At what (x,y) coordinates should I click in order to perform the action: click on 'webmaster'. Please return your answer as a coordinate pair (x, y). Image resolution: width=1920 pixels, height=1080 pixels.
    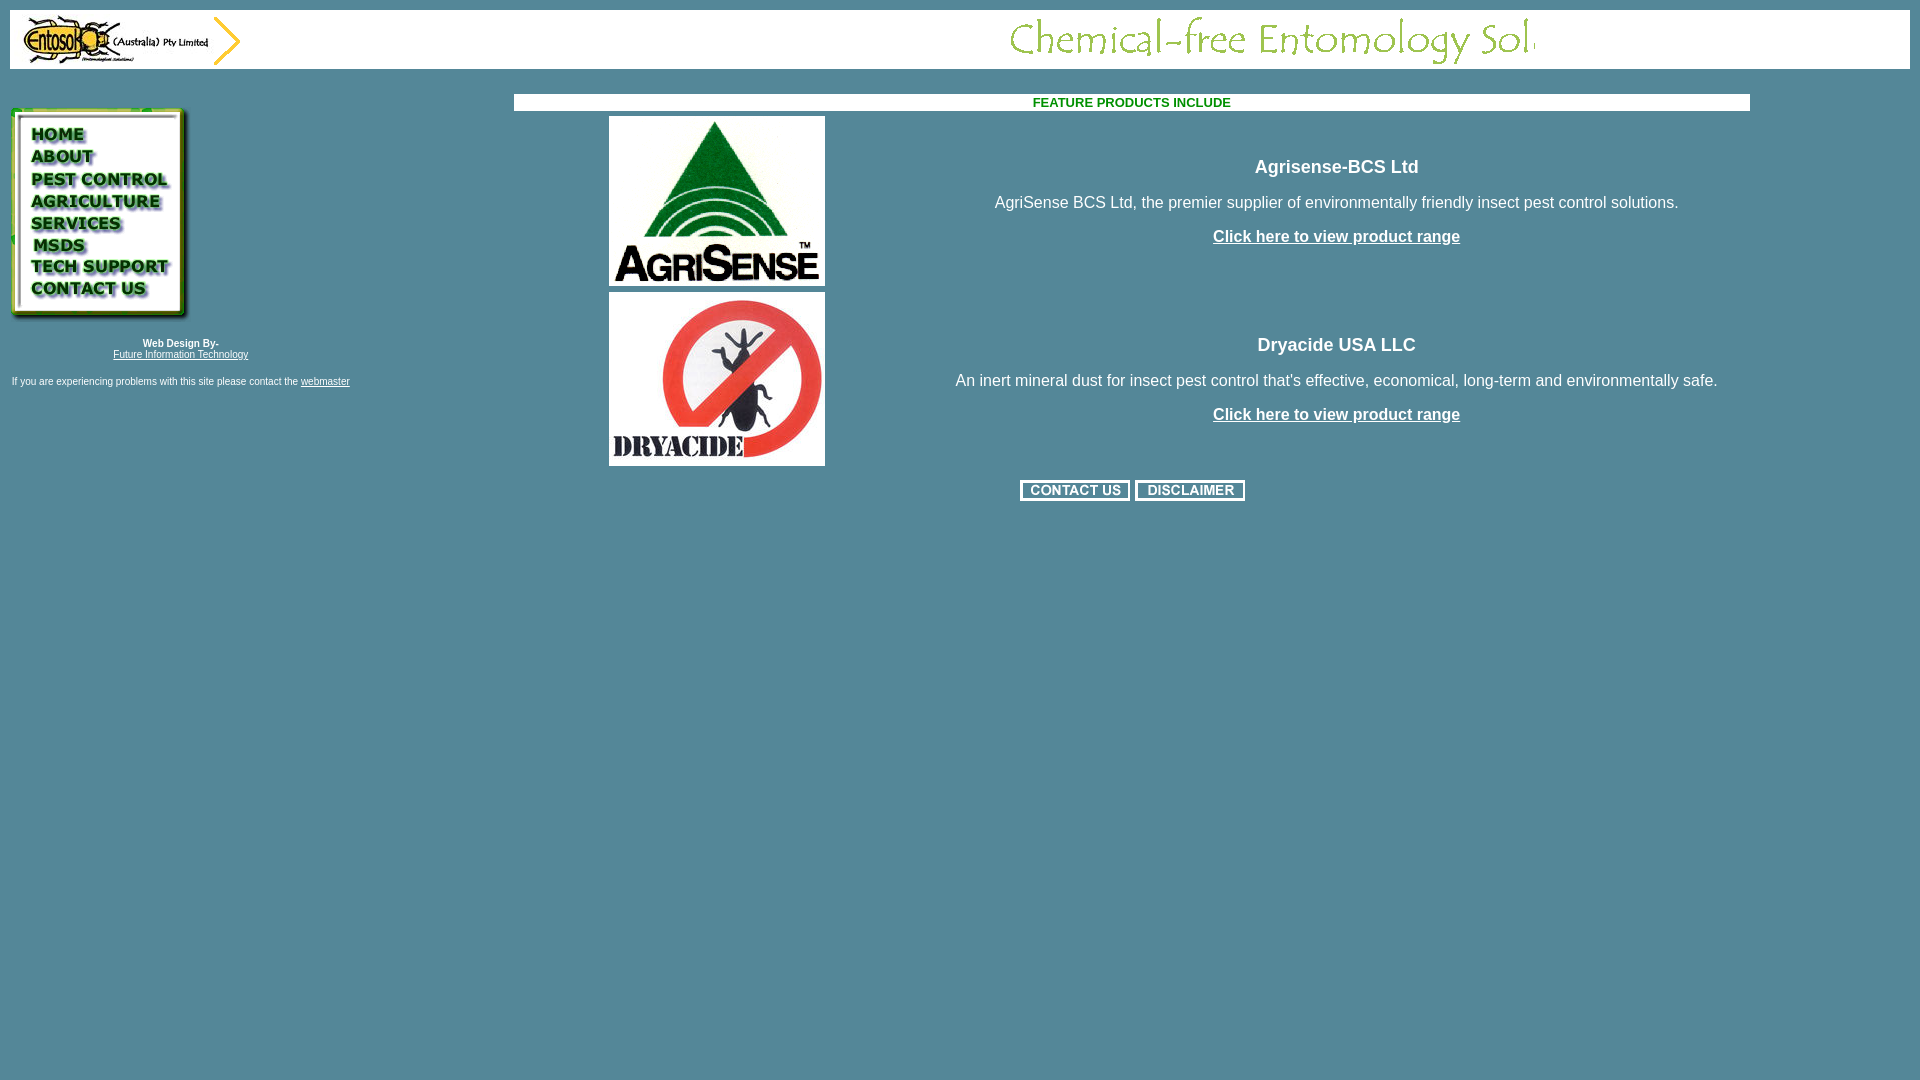
    Looking at the image, I should click on (300, 381).